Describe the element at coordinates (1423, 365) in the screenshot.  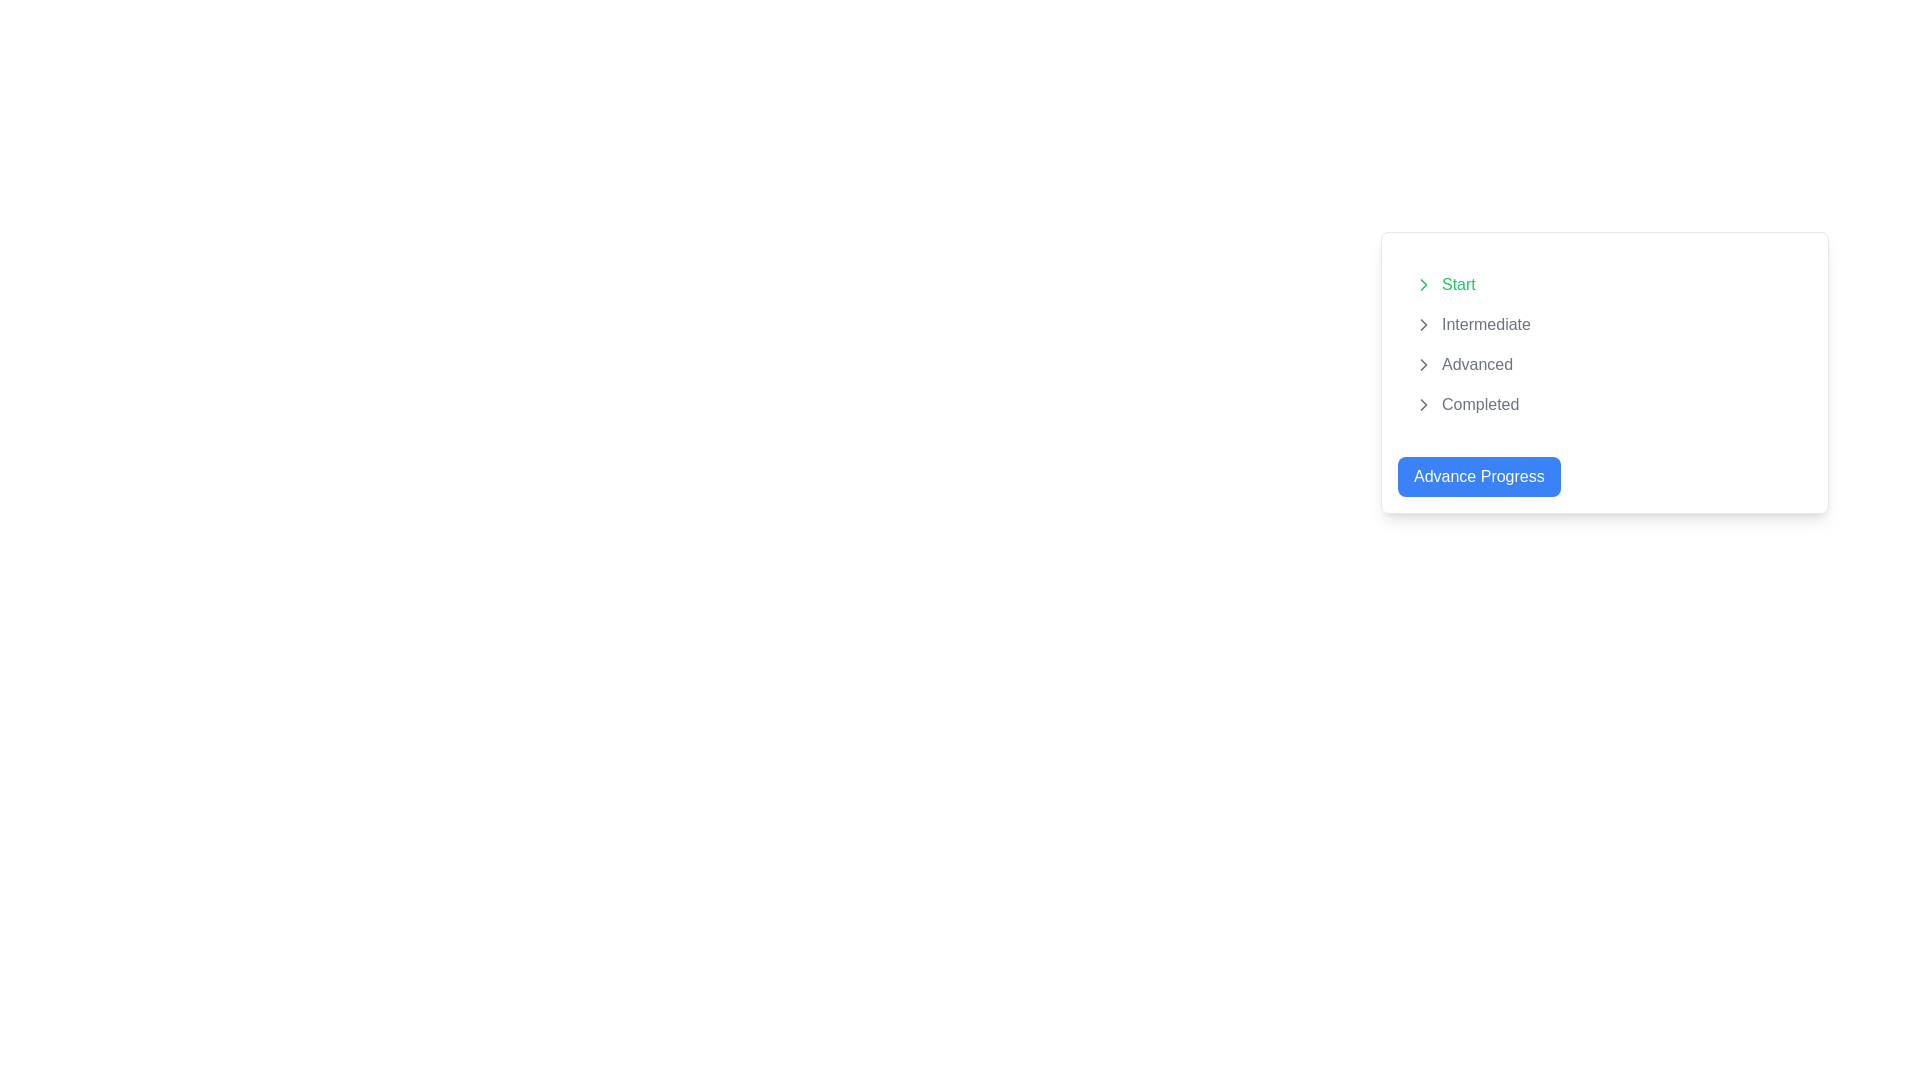
I see `the Right-pointing chevron icon located to the left of the 'Advanced' text` at that location.